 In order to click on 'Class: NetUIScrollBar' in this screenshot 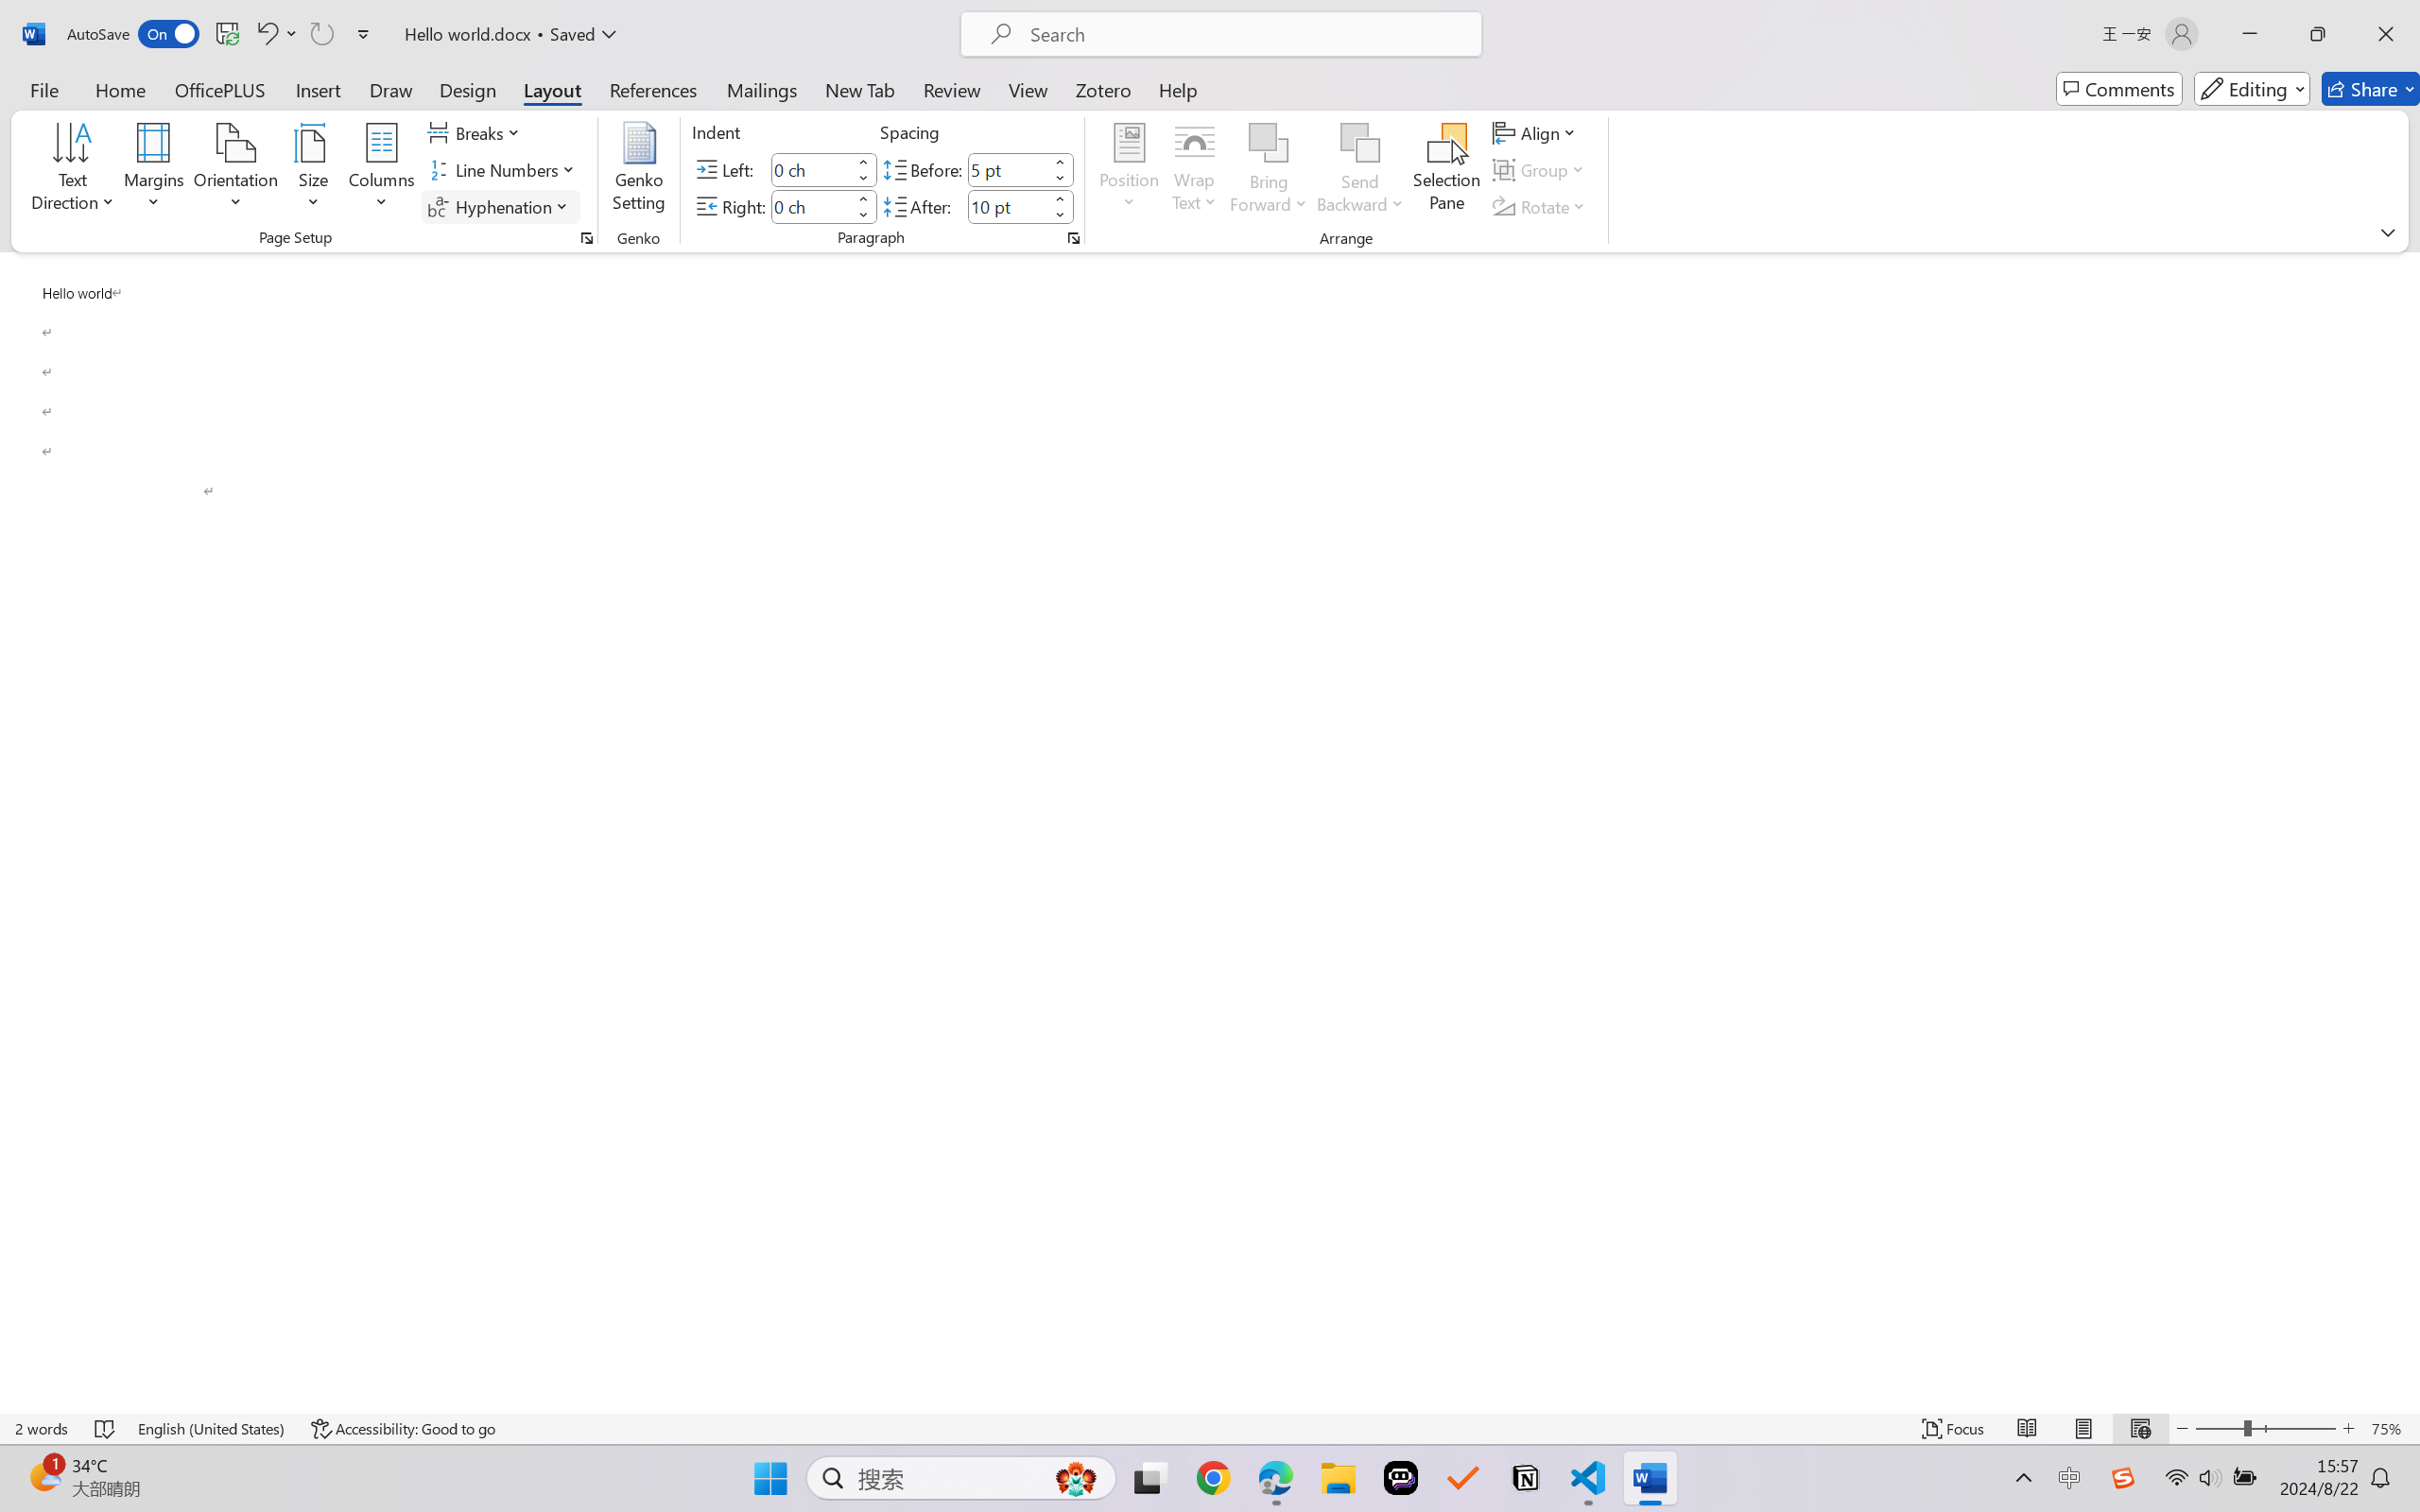, I will do `click(2407, 831)`.